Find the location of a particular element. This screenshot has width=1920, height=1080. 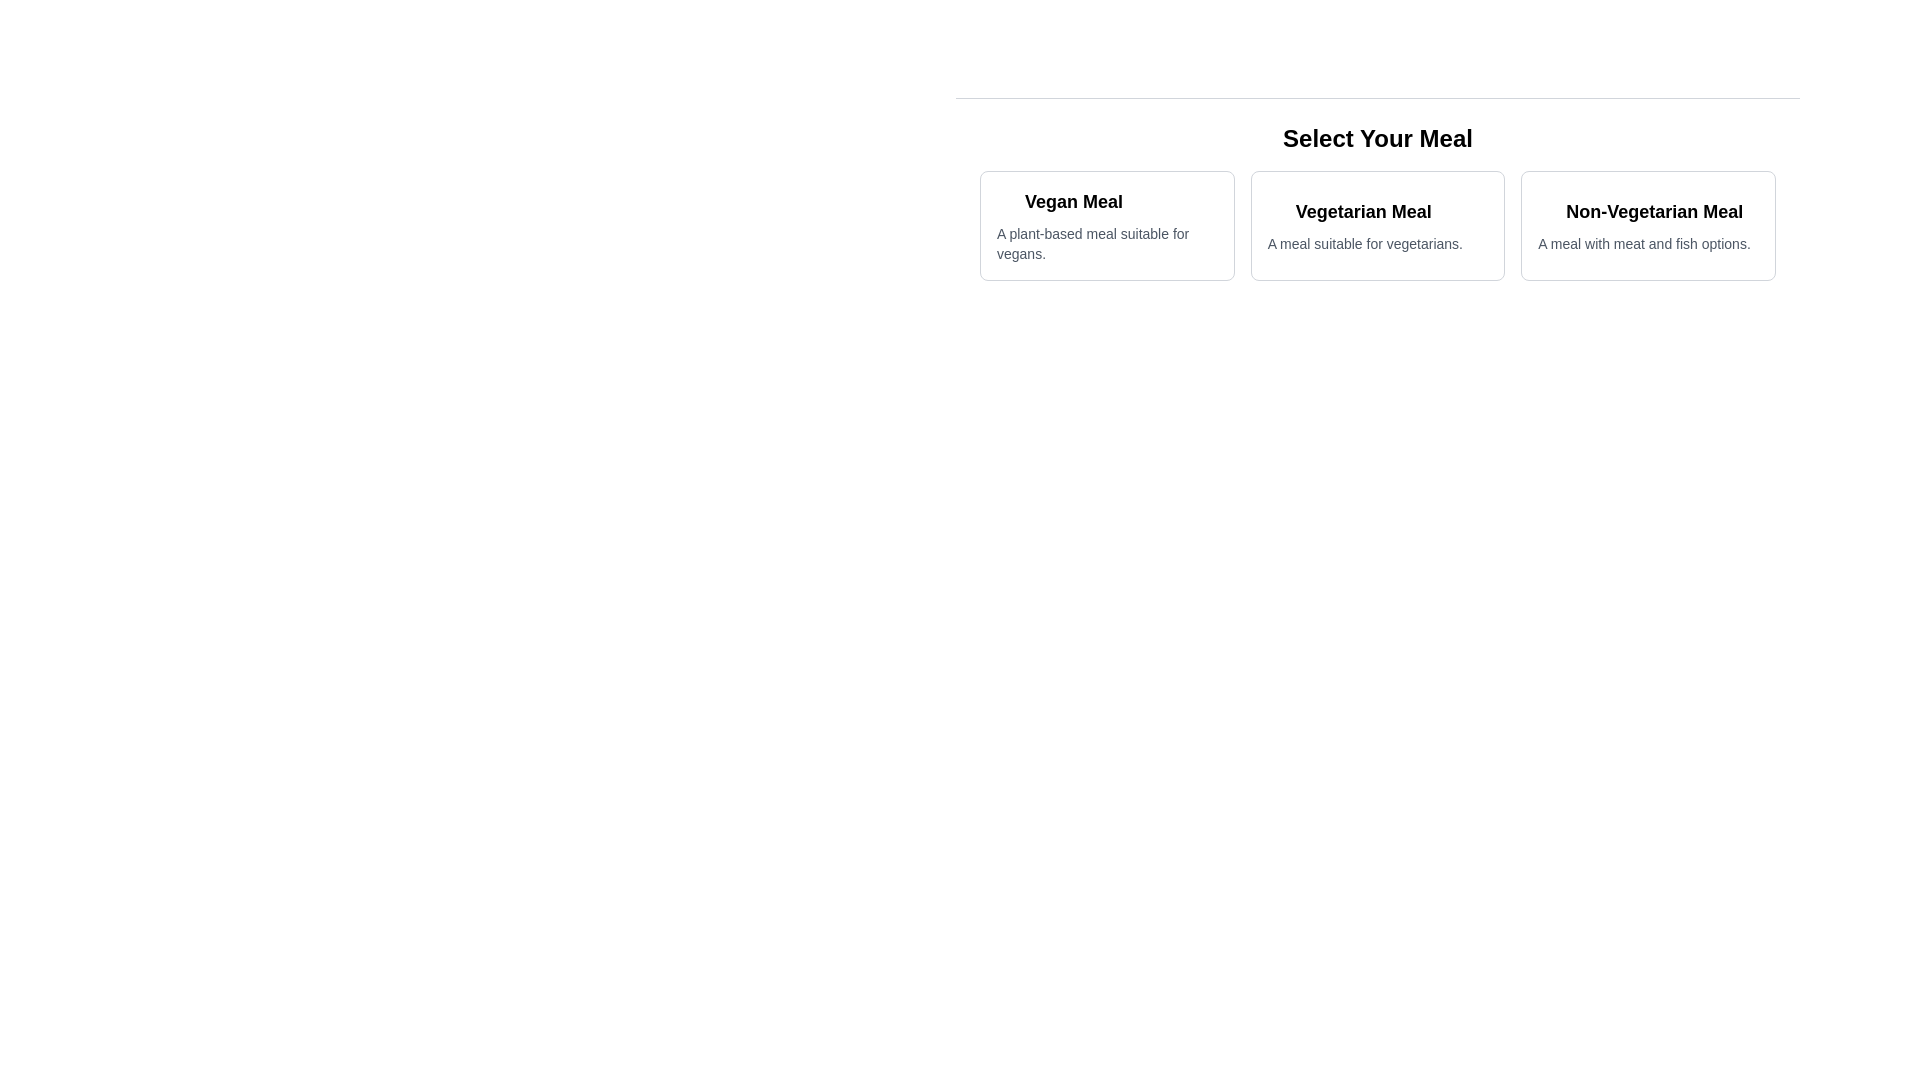

the text description displaying 'A meal with meat and fish options.' located beneath the 'Non-Vegetarian Meal' title in the third box of meal options is located at coordinates (1648, 242).